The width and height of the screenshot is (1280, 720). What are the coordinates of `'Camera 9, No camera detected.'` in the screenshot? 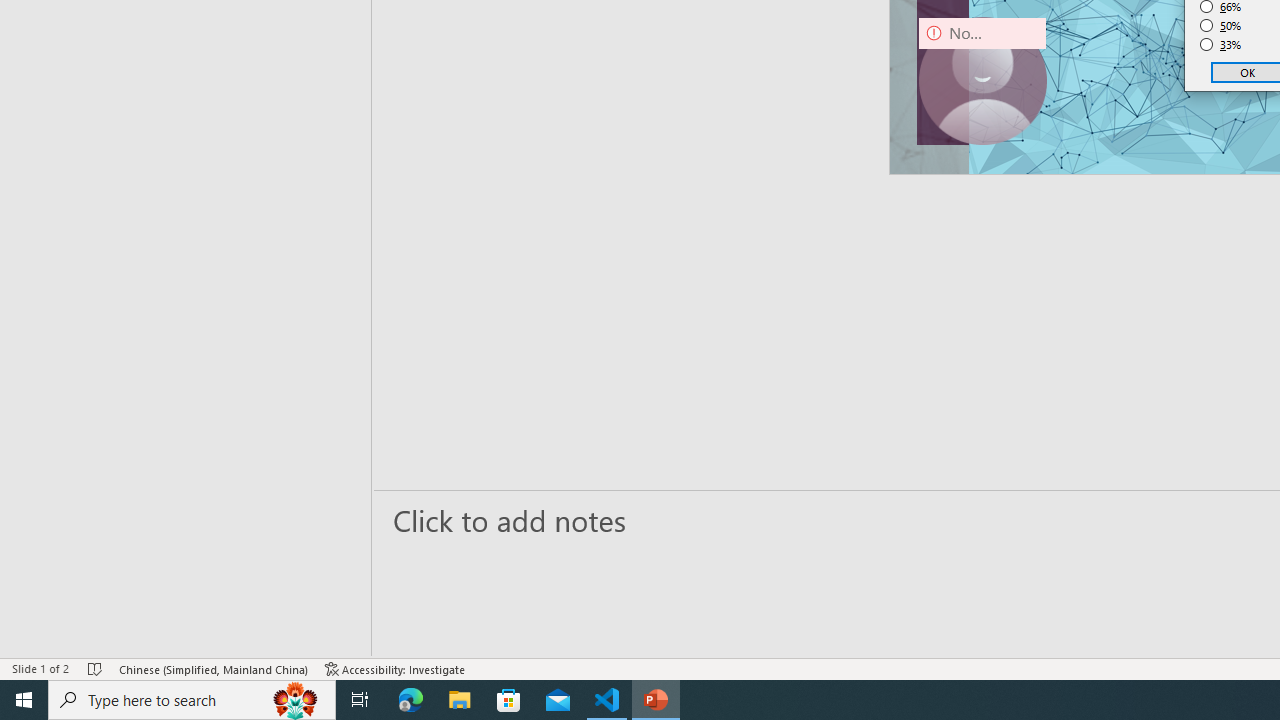 It's located at (982, 80).